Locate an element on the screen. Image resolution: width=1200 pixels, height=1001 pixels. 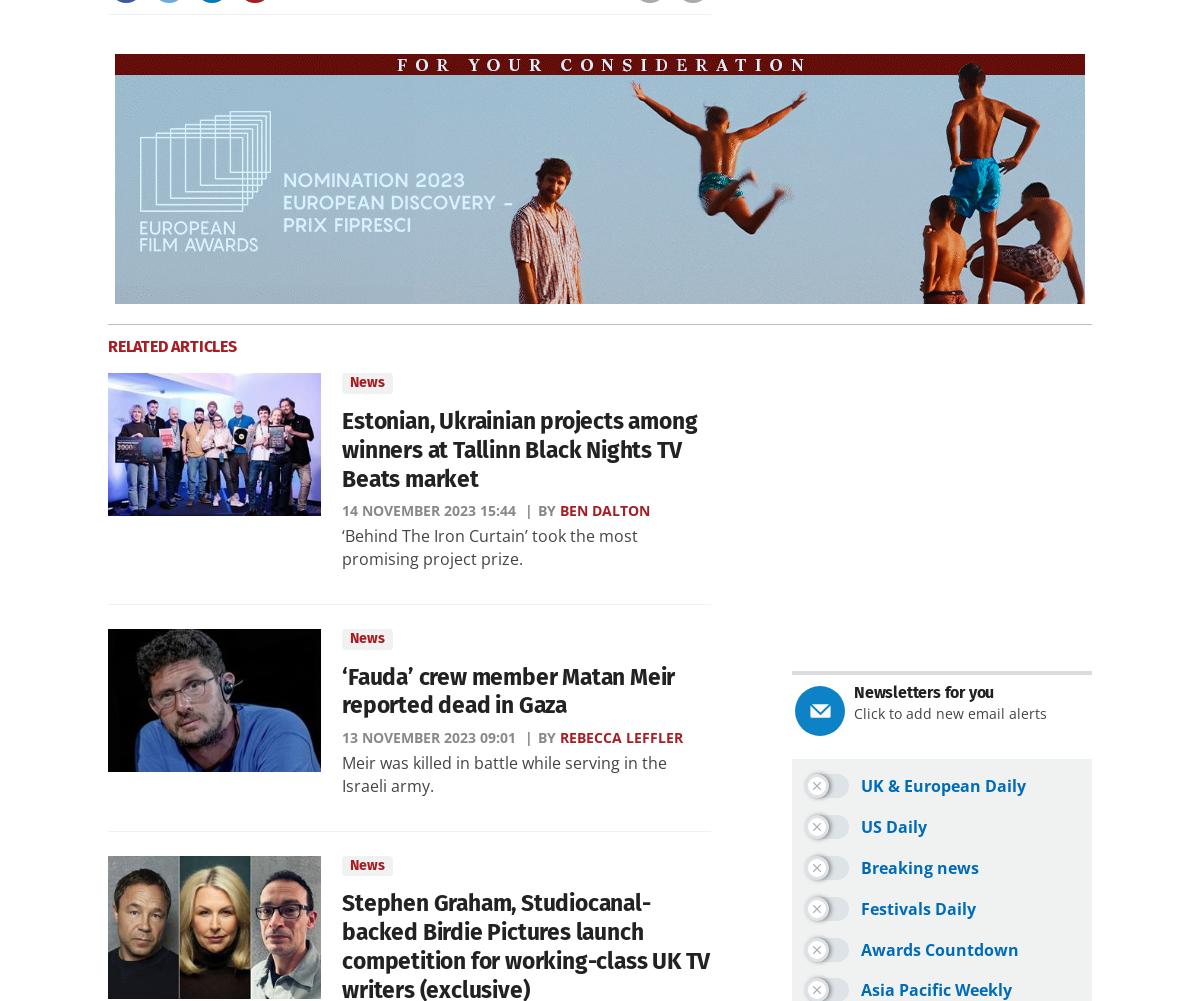
'13 November 2023 09:01' is located at coordinates (429, 737).